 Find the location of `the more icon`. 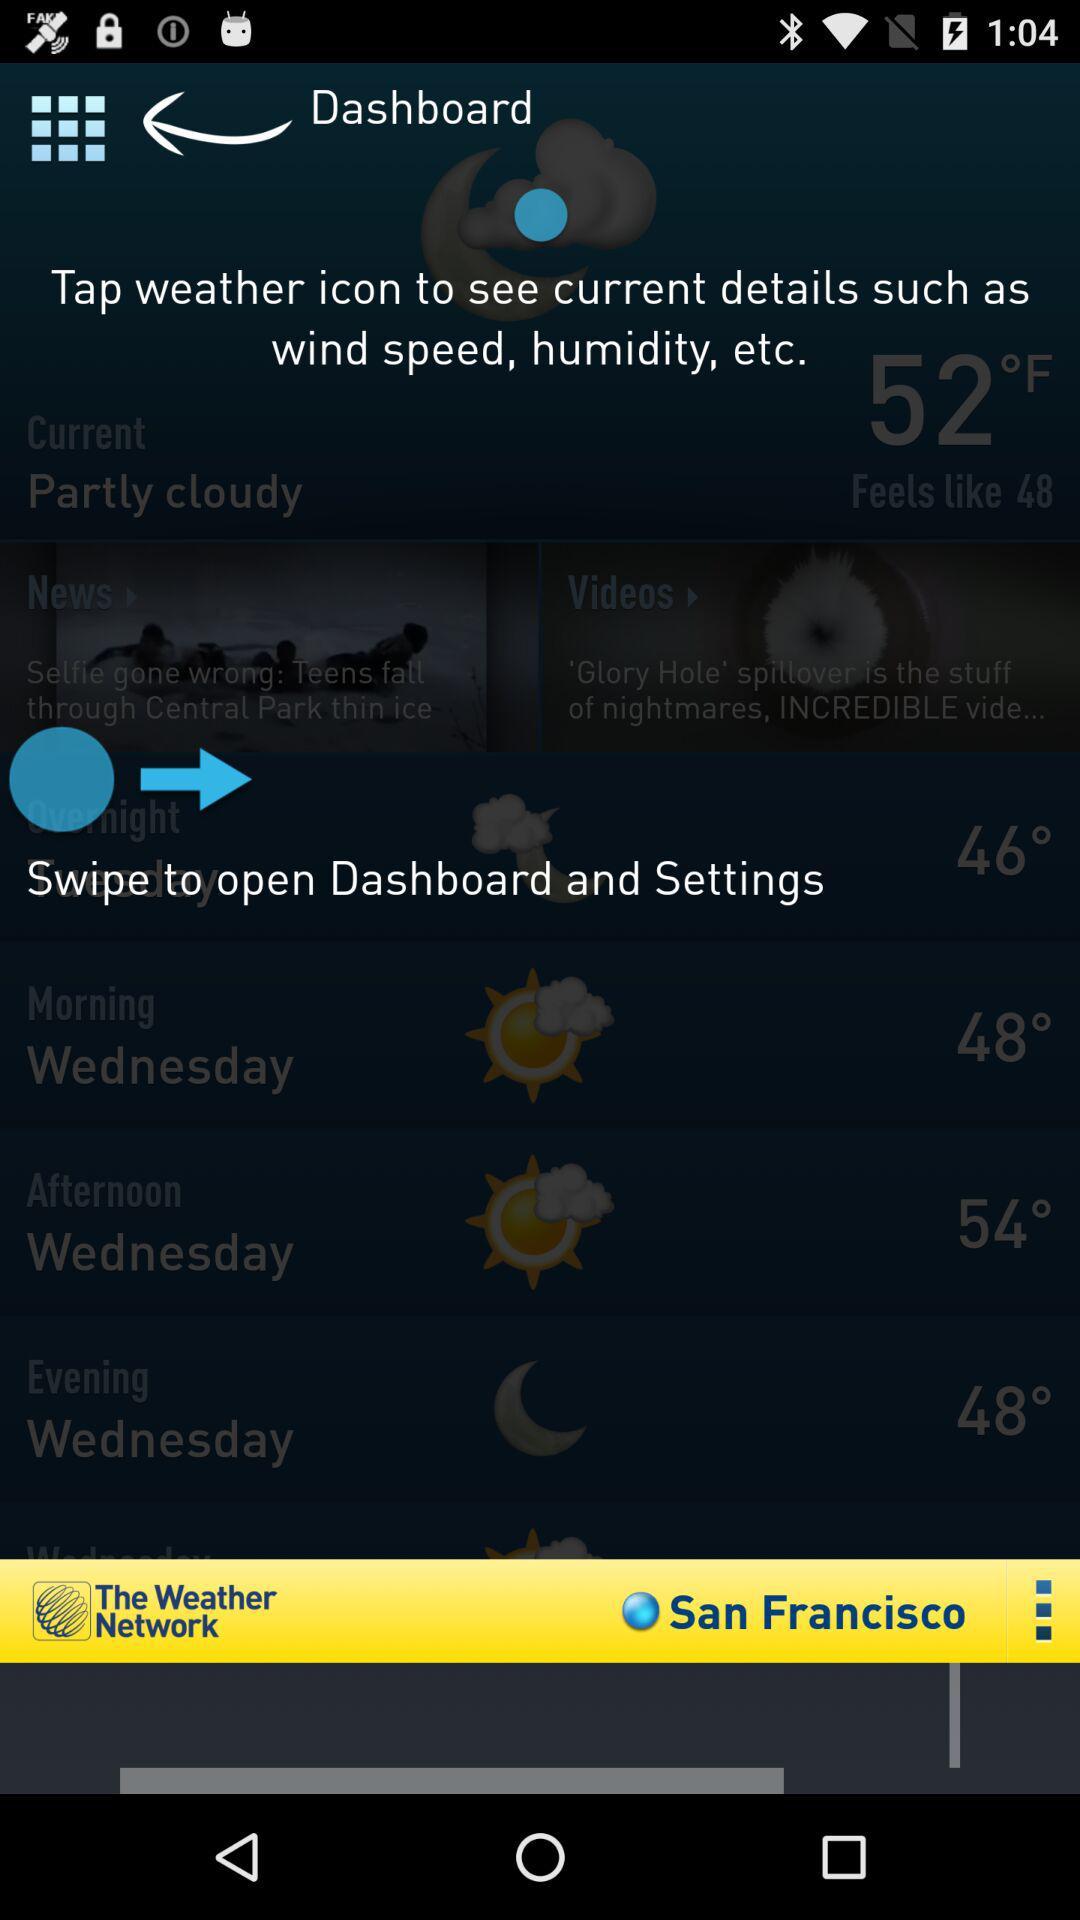

the more icon is located at coordinates (1043, 1723).